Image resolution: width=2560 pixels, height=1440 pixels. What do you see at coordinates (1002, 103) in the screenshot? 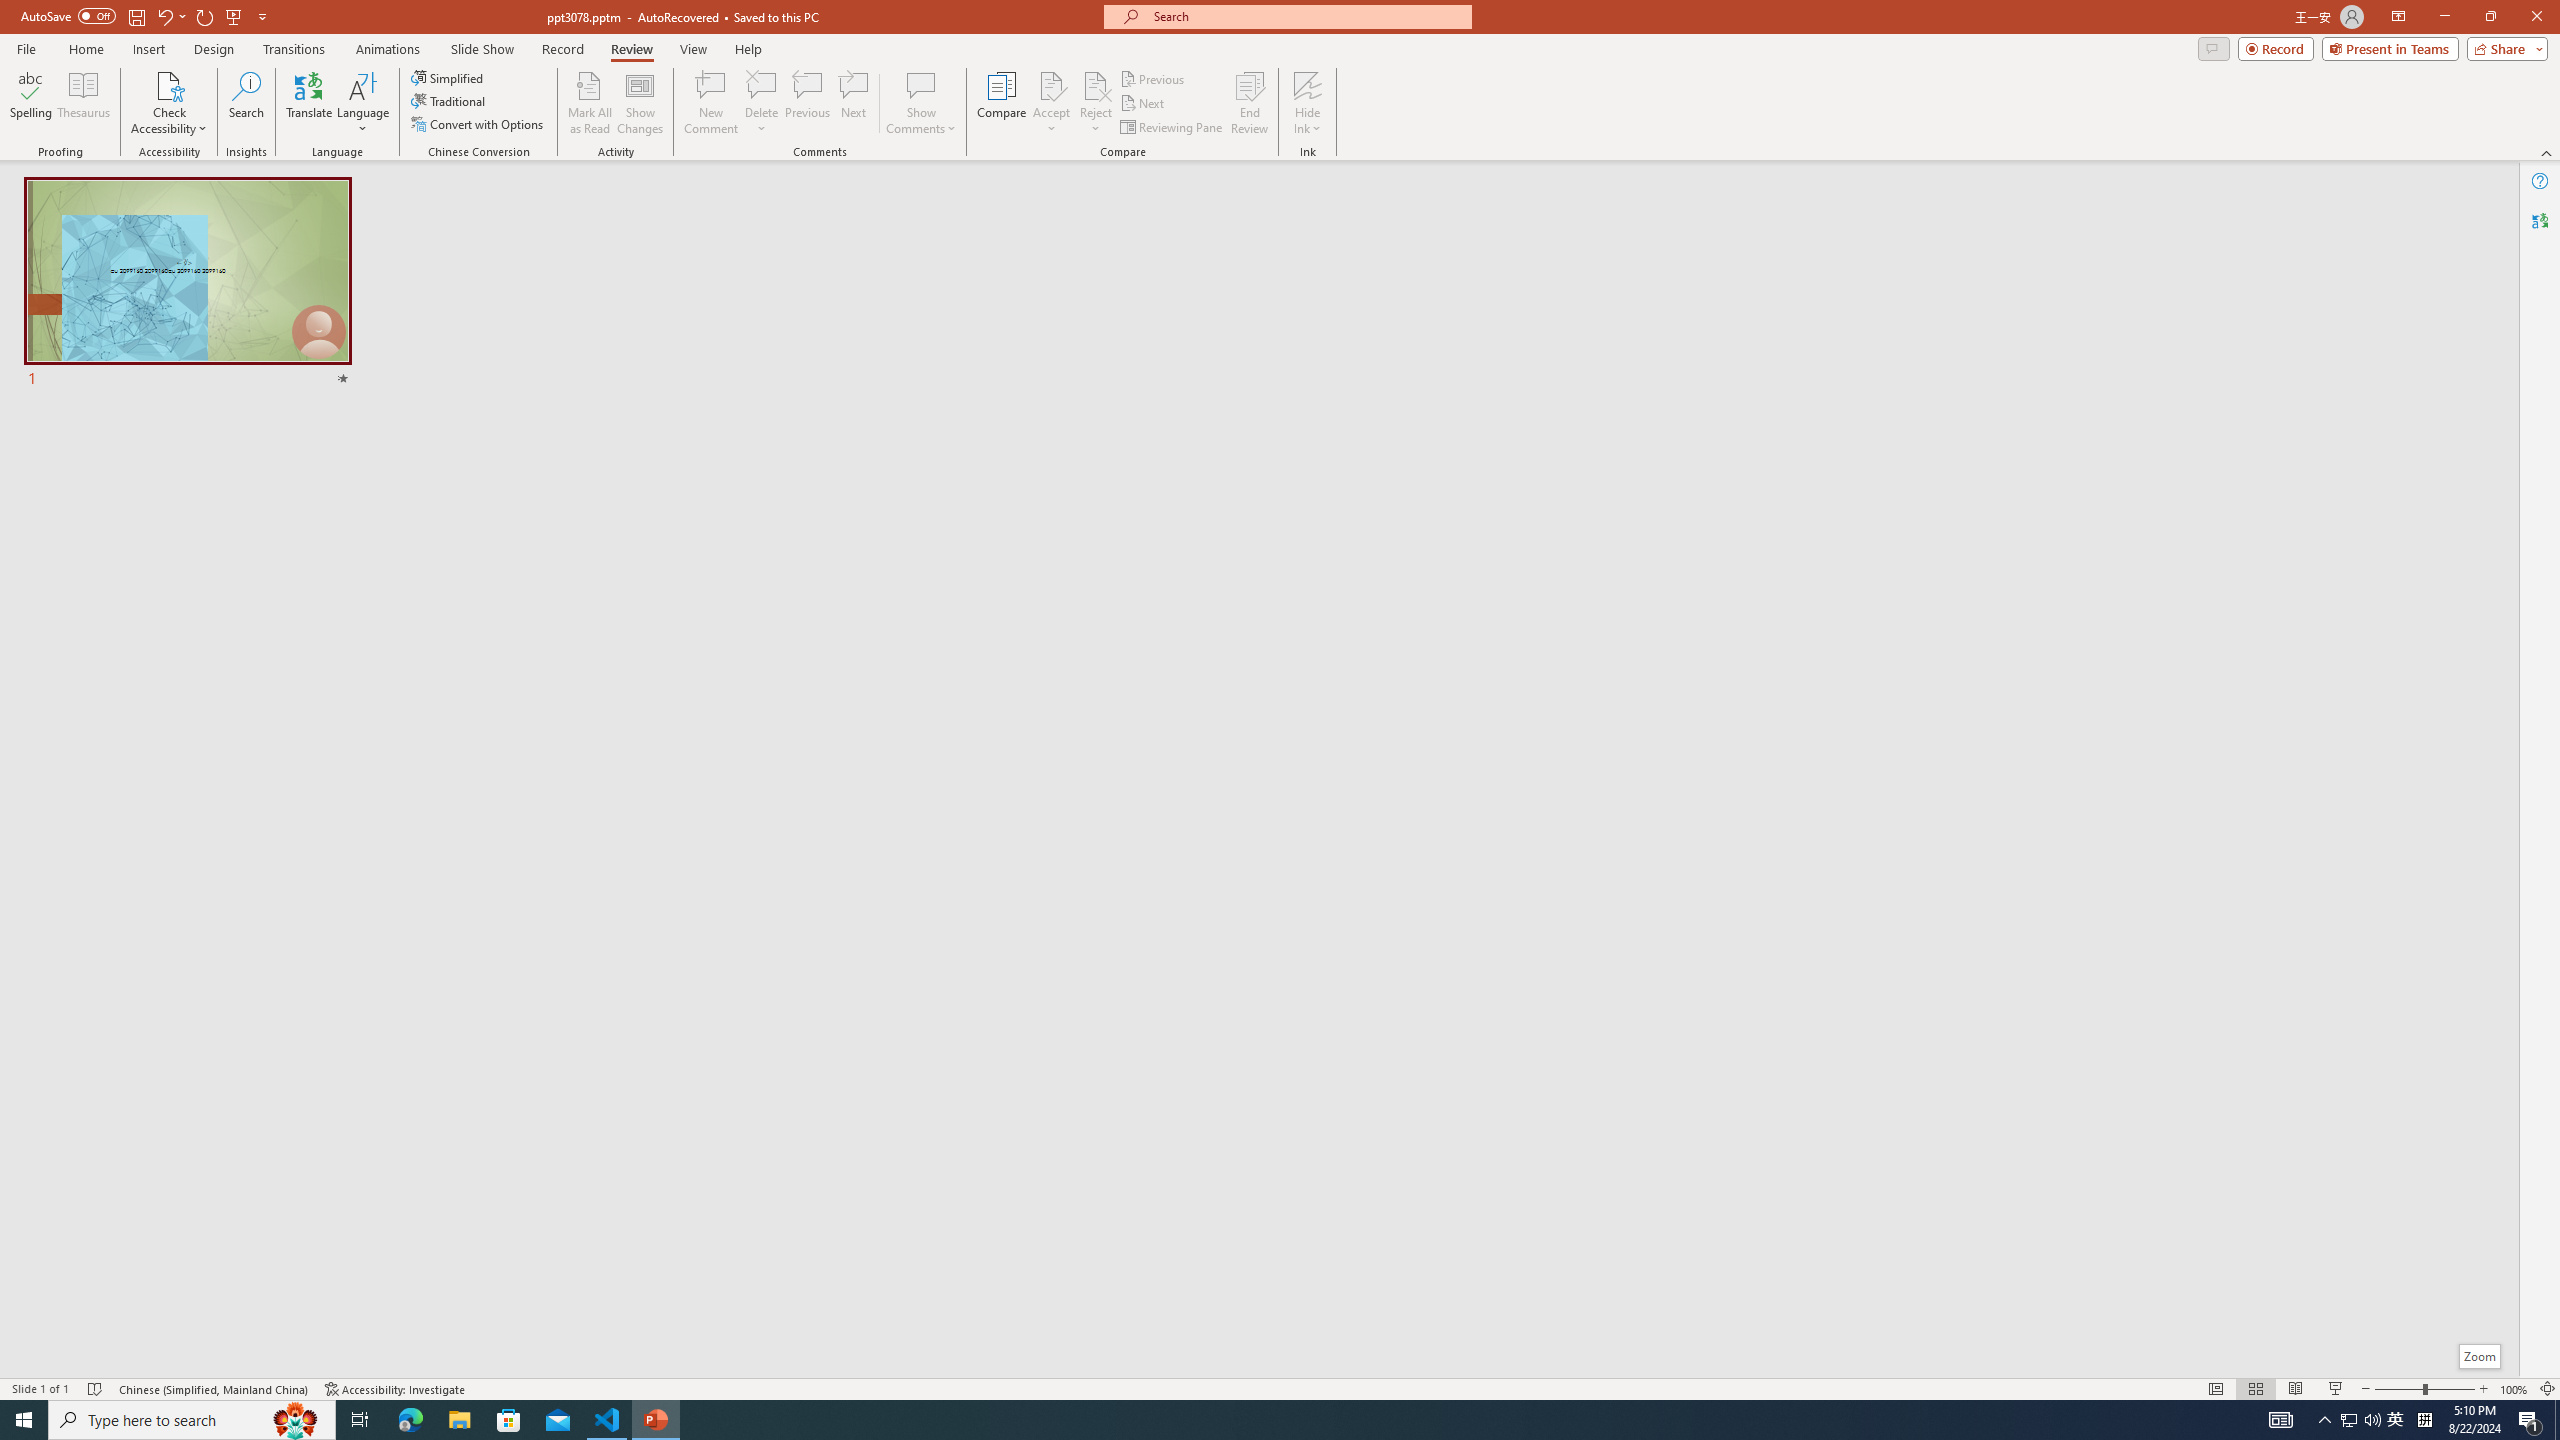
I see `'Compare'` at bounding box center [1002, 103].